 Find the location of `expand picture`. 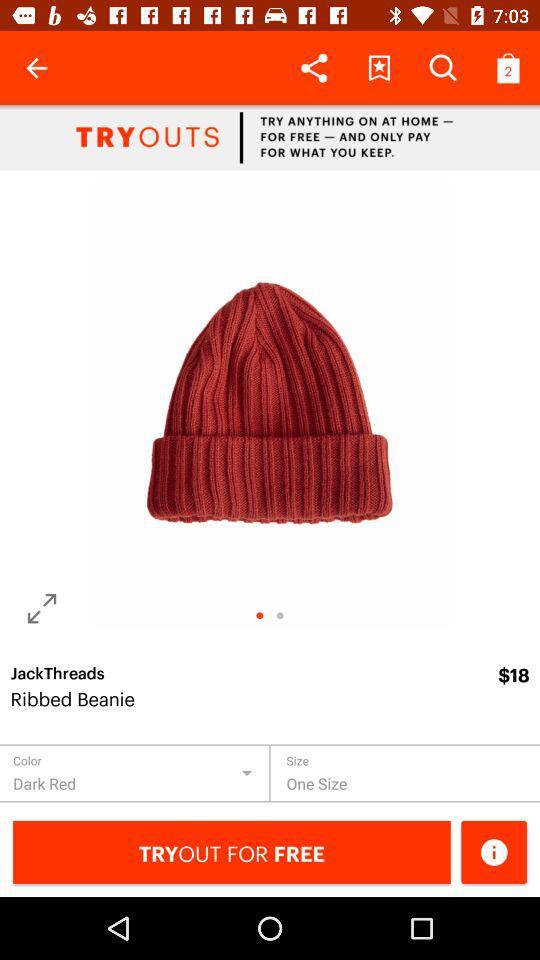

expand picture is located at coordinates (42, 607).